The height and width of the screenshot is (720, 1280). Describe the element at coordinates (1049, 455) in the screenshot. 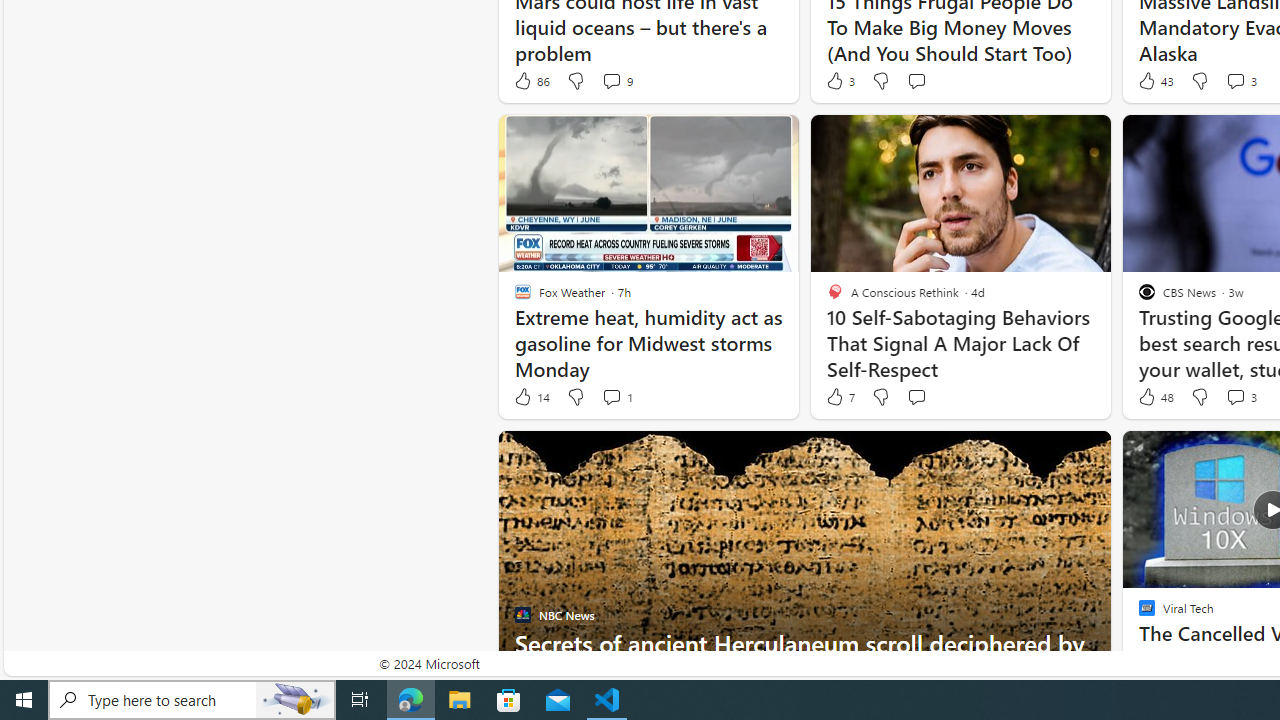

I see `'Hide this story'` at that location.